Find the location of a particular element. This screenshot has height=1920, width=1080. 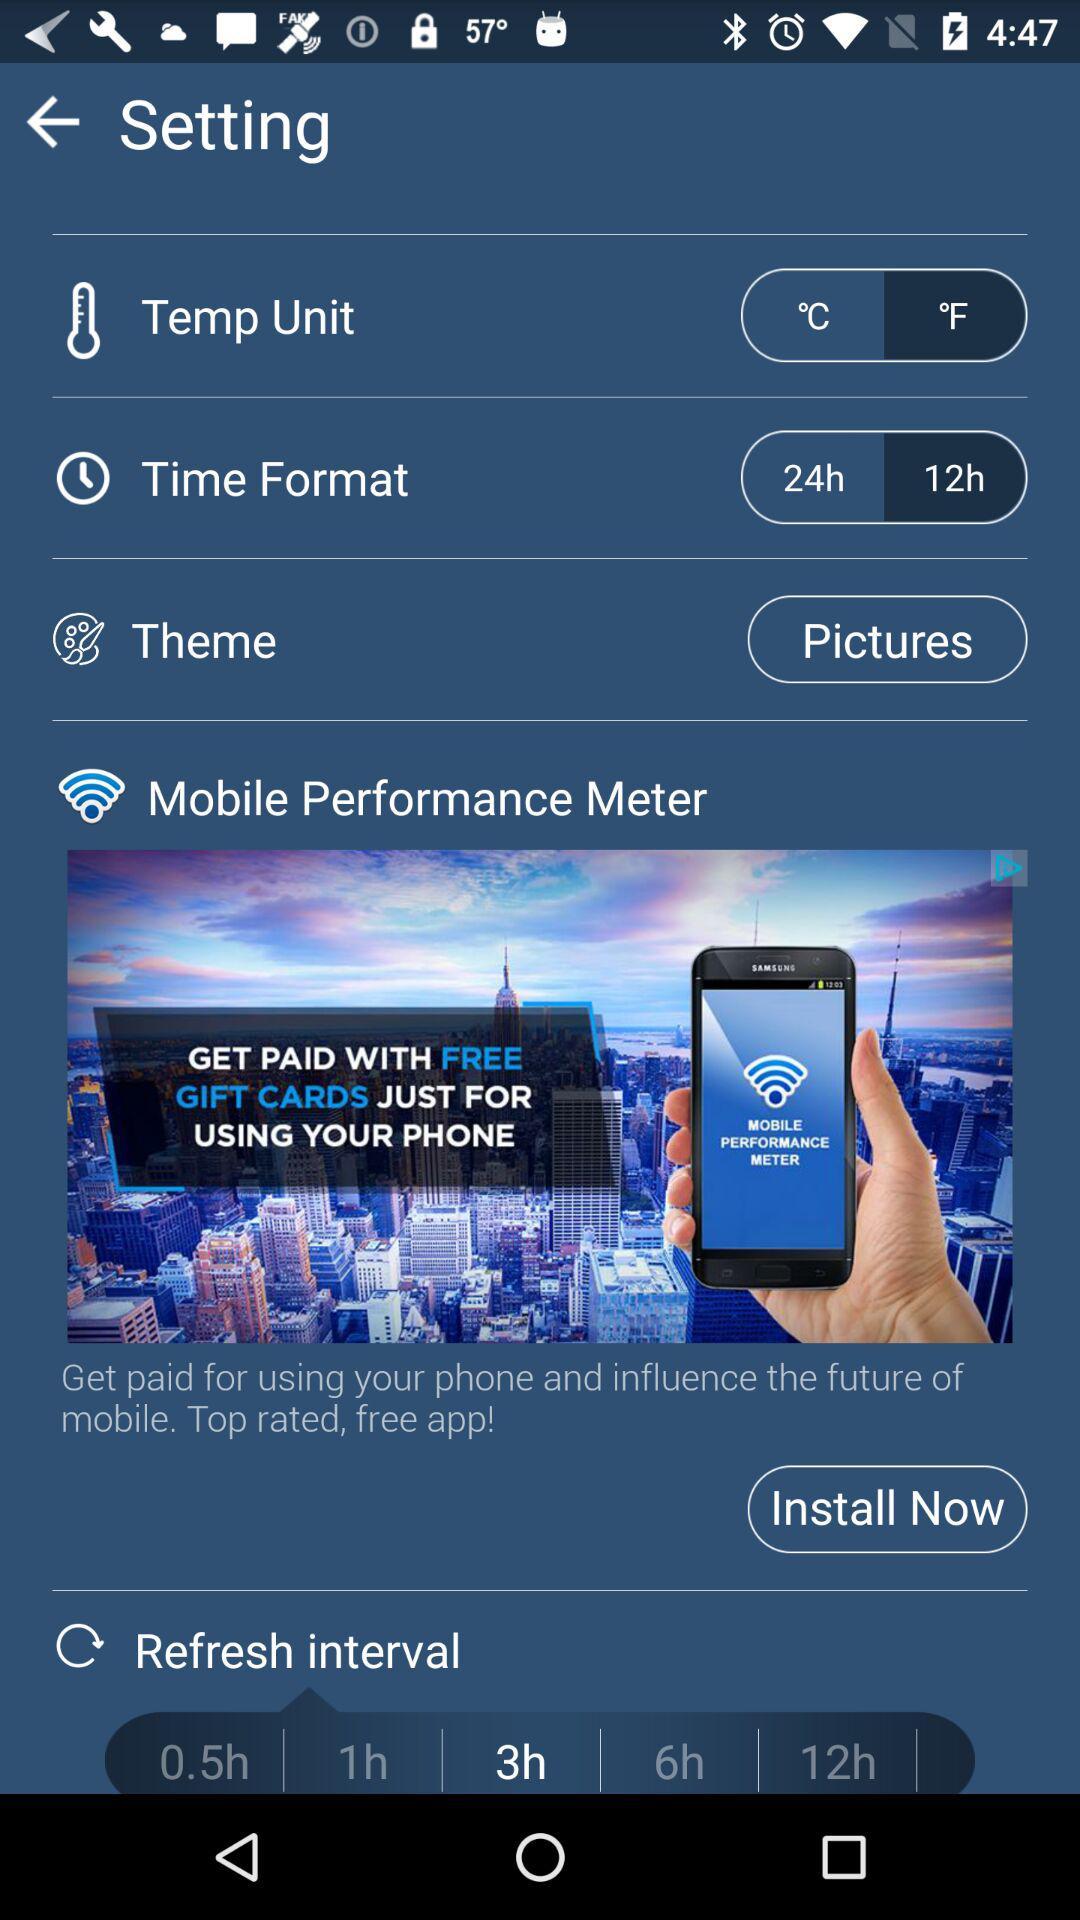

the arrow_backward icon is located at coordinates (51, 129).